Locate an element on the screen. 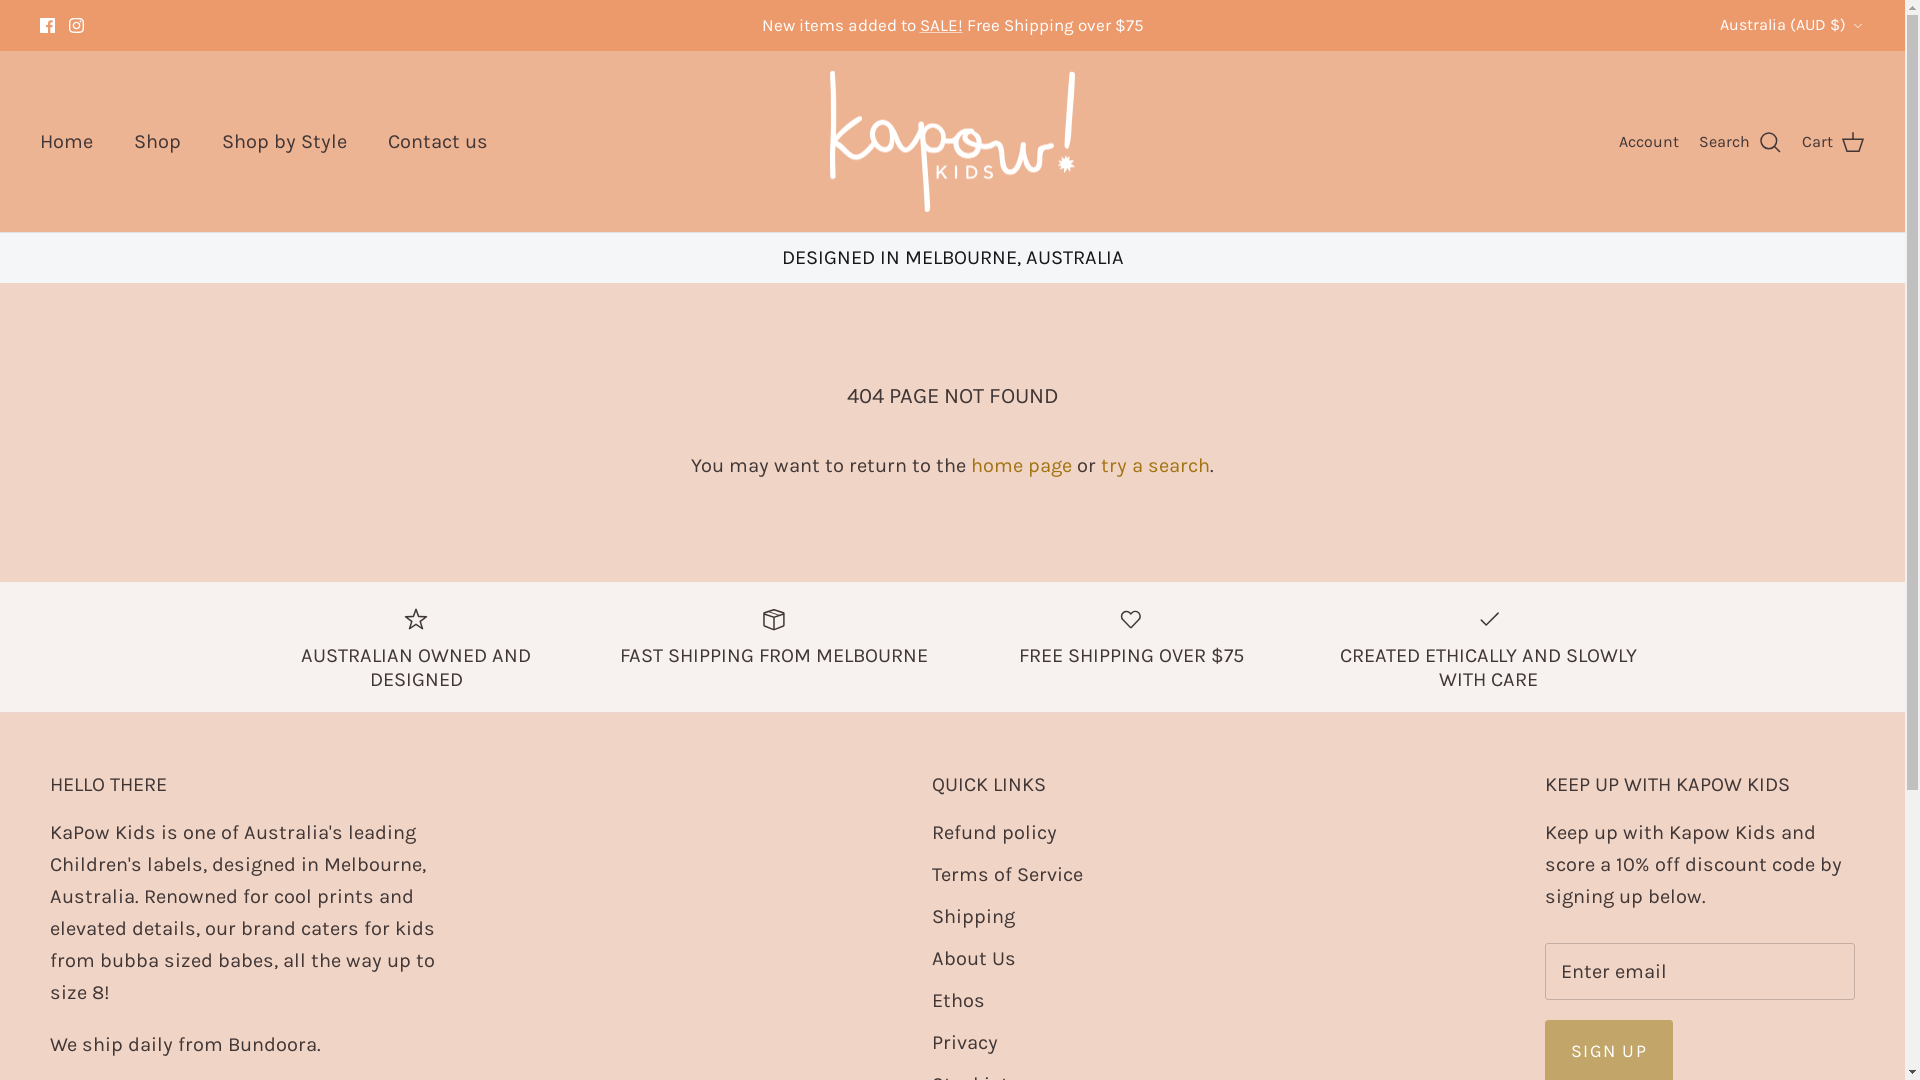  'Account' is located at coordinates (1618, 141).